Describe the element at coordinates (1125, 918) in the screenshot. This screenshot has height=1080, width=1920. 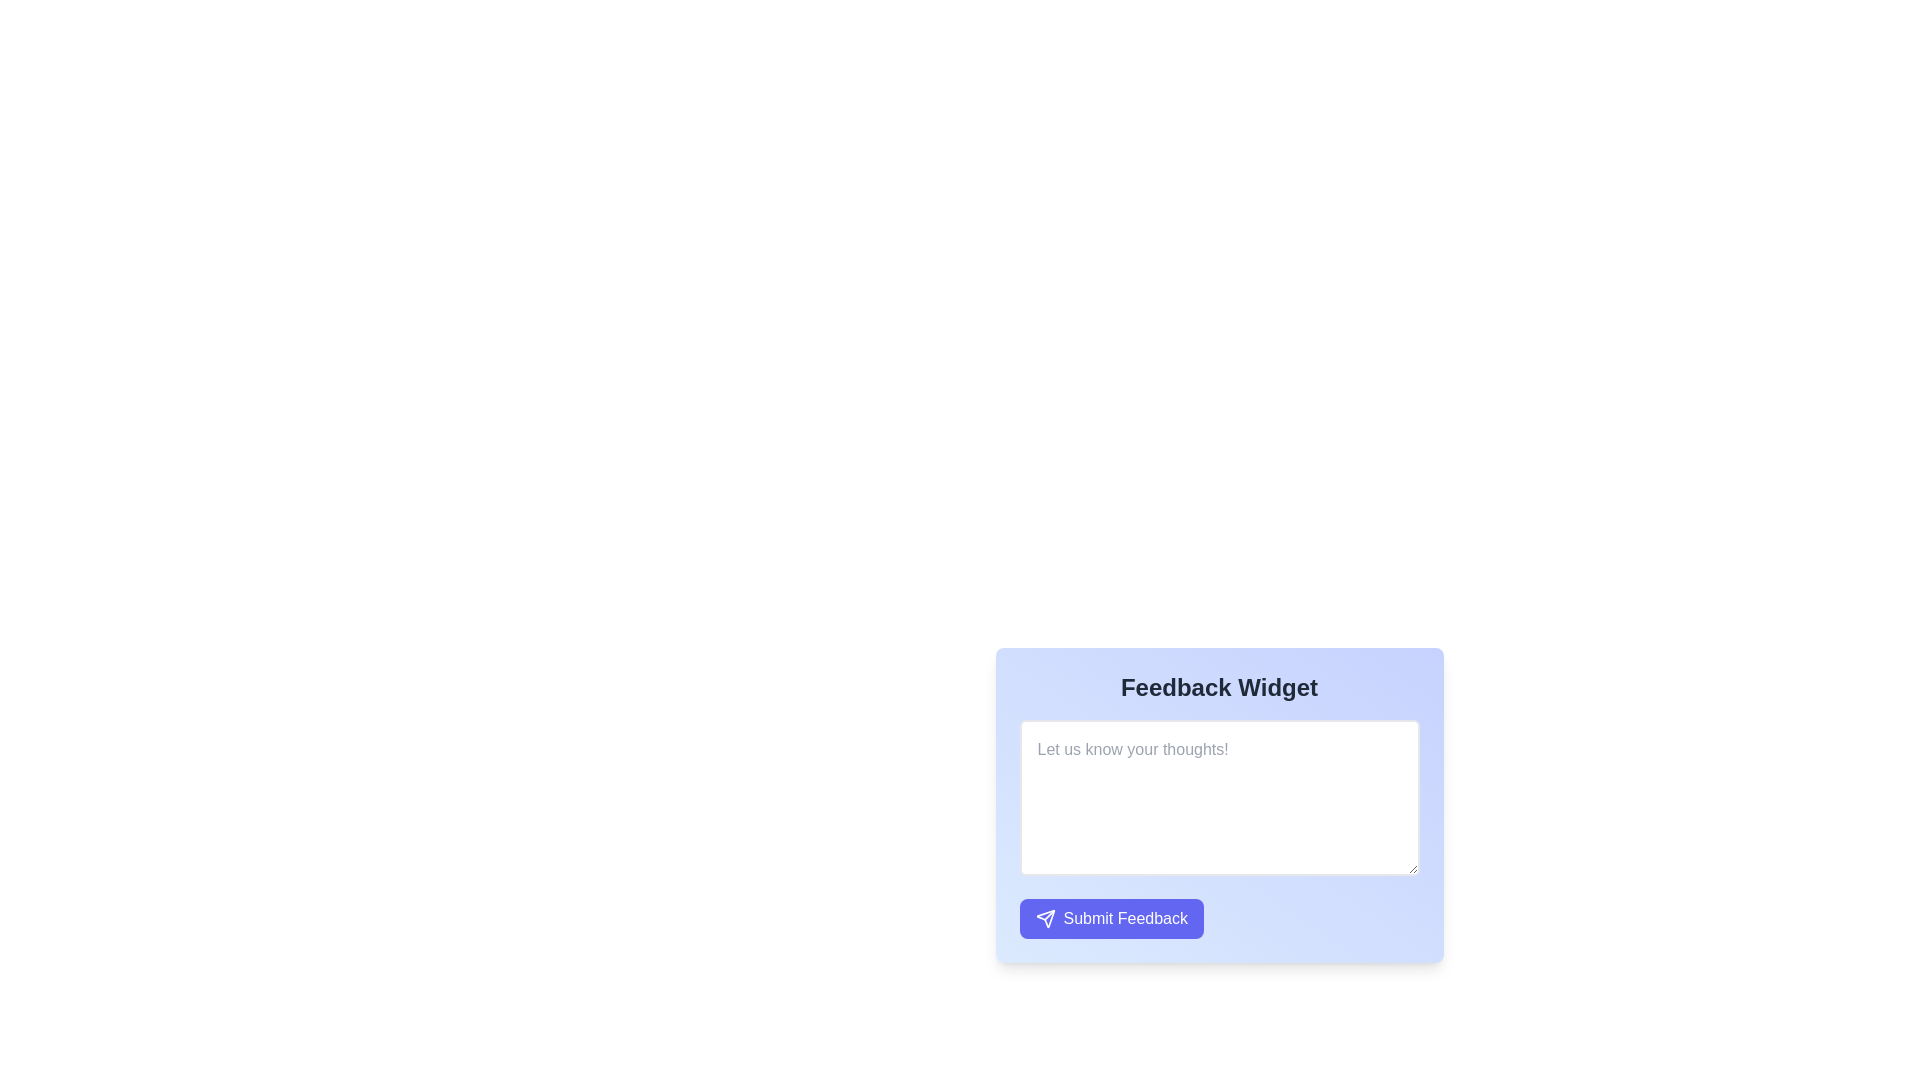
I see `the 'Submit Feedback' text label, which is styled with white text on a blue background and positioned under the text input field, as part of the button containing a paper plane icon` at that location.